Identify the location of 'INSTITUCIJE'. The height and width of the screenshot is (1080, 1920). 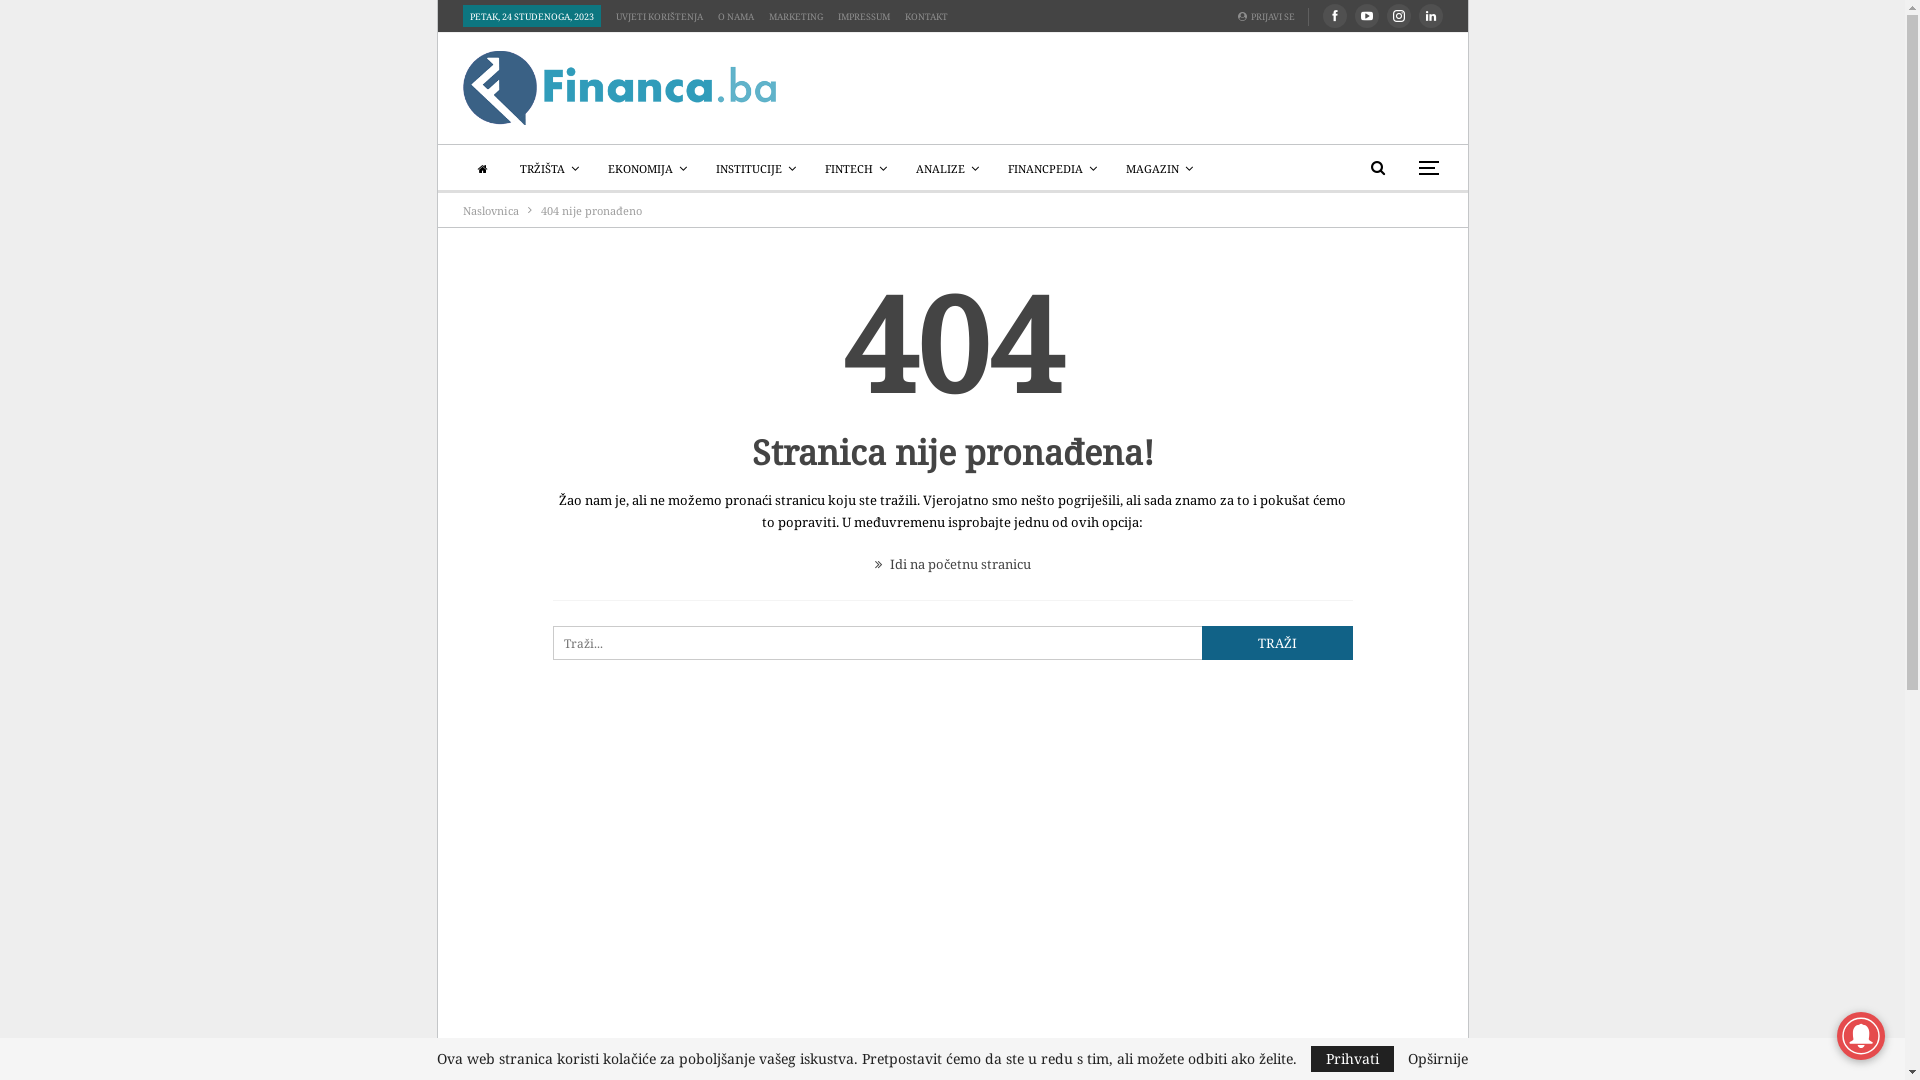
(704, 168).